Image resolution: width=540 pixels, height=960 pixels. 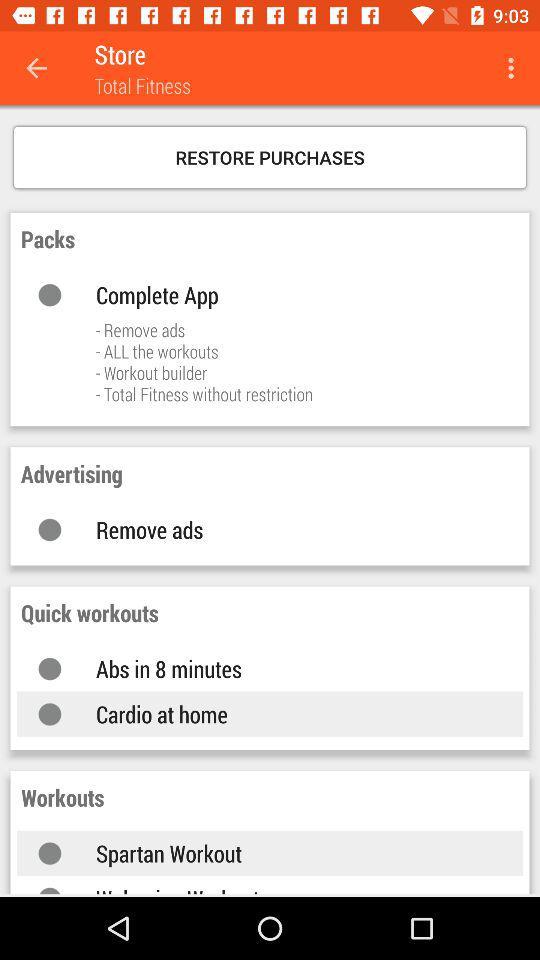 What do you see at coordinates (288, 714) in the screenshot?
I see `the cardio at home item` at bounding box center [288, 714].